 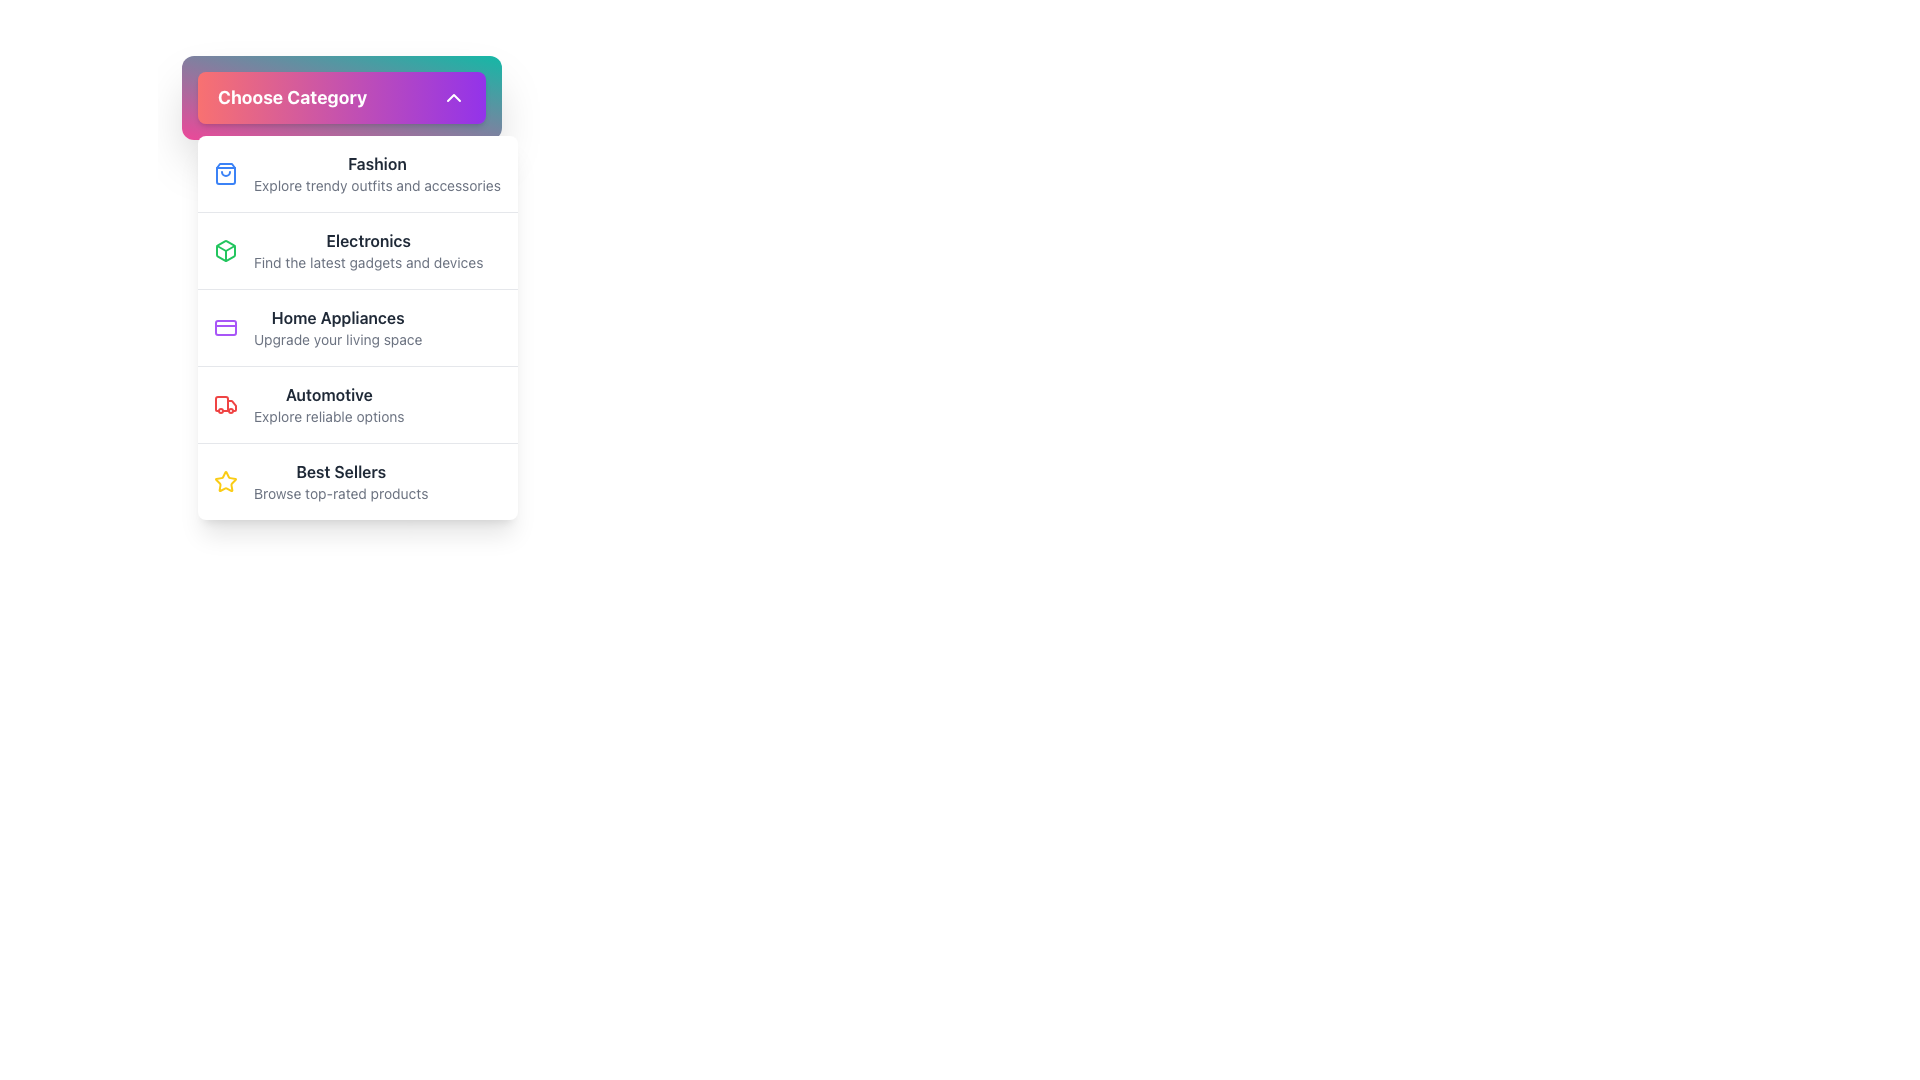 I want to click on the star icon representing the 'Best Sellers' category to interact with it, so click(x=225, y=482).